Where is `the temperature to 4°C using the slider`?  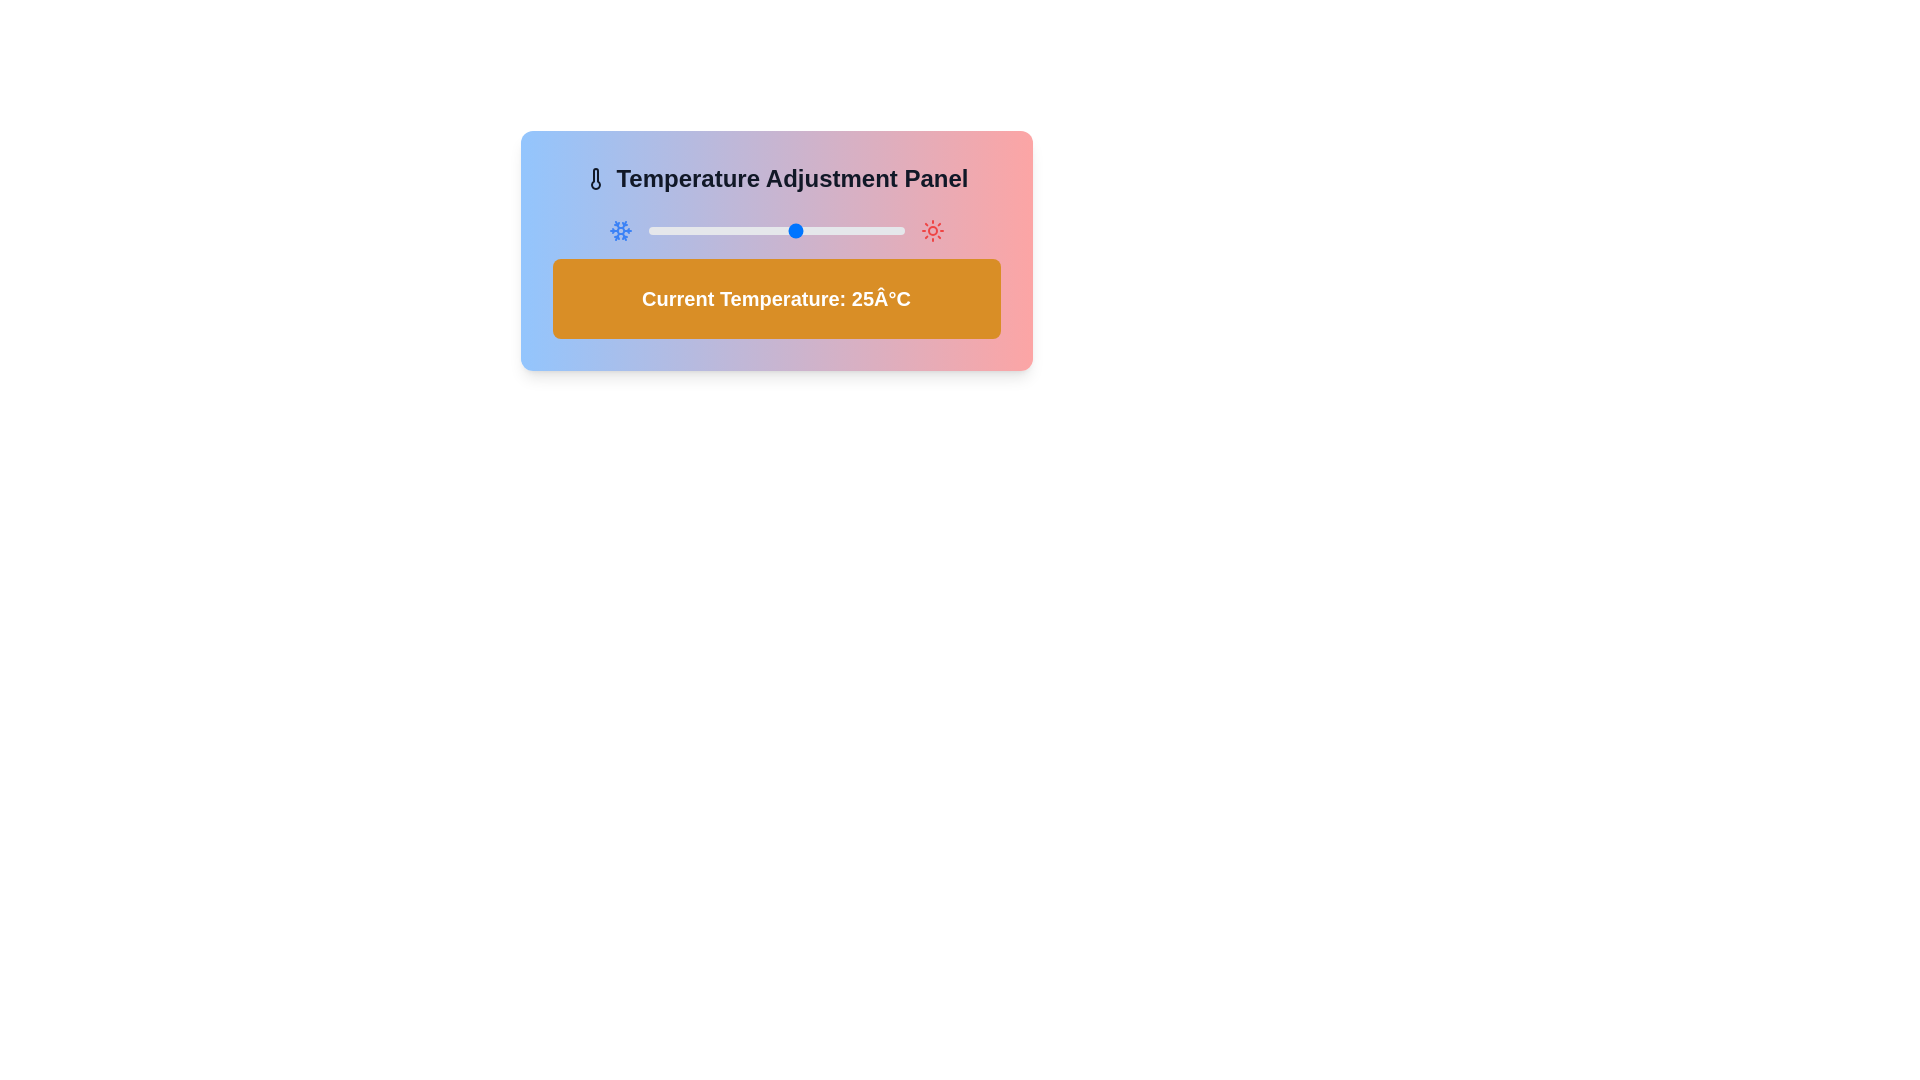 the temperature to 4°C using the slider is located at coordinates (708, 230).